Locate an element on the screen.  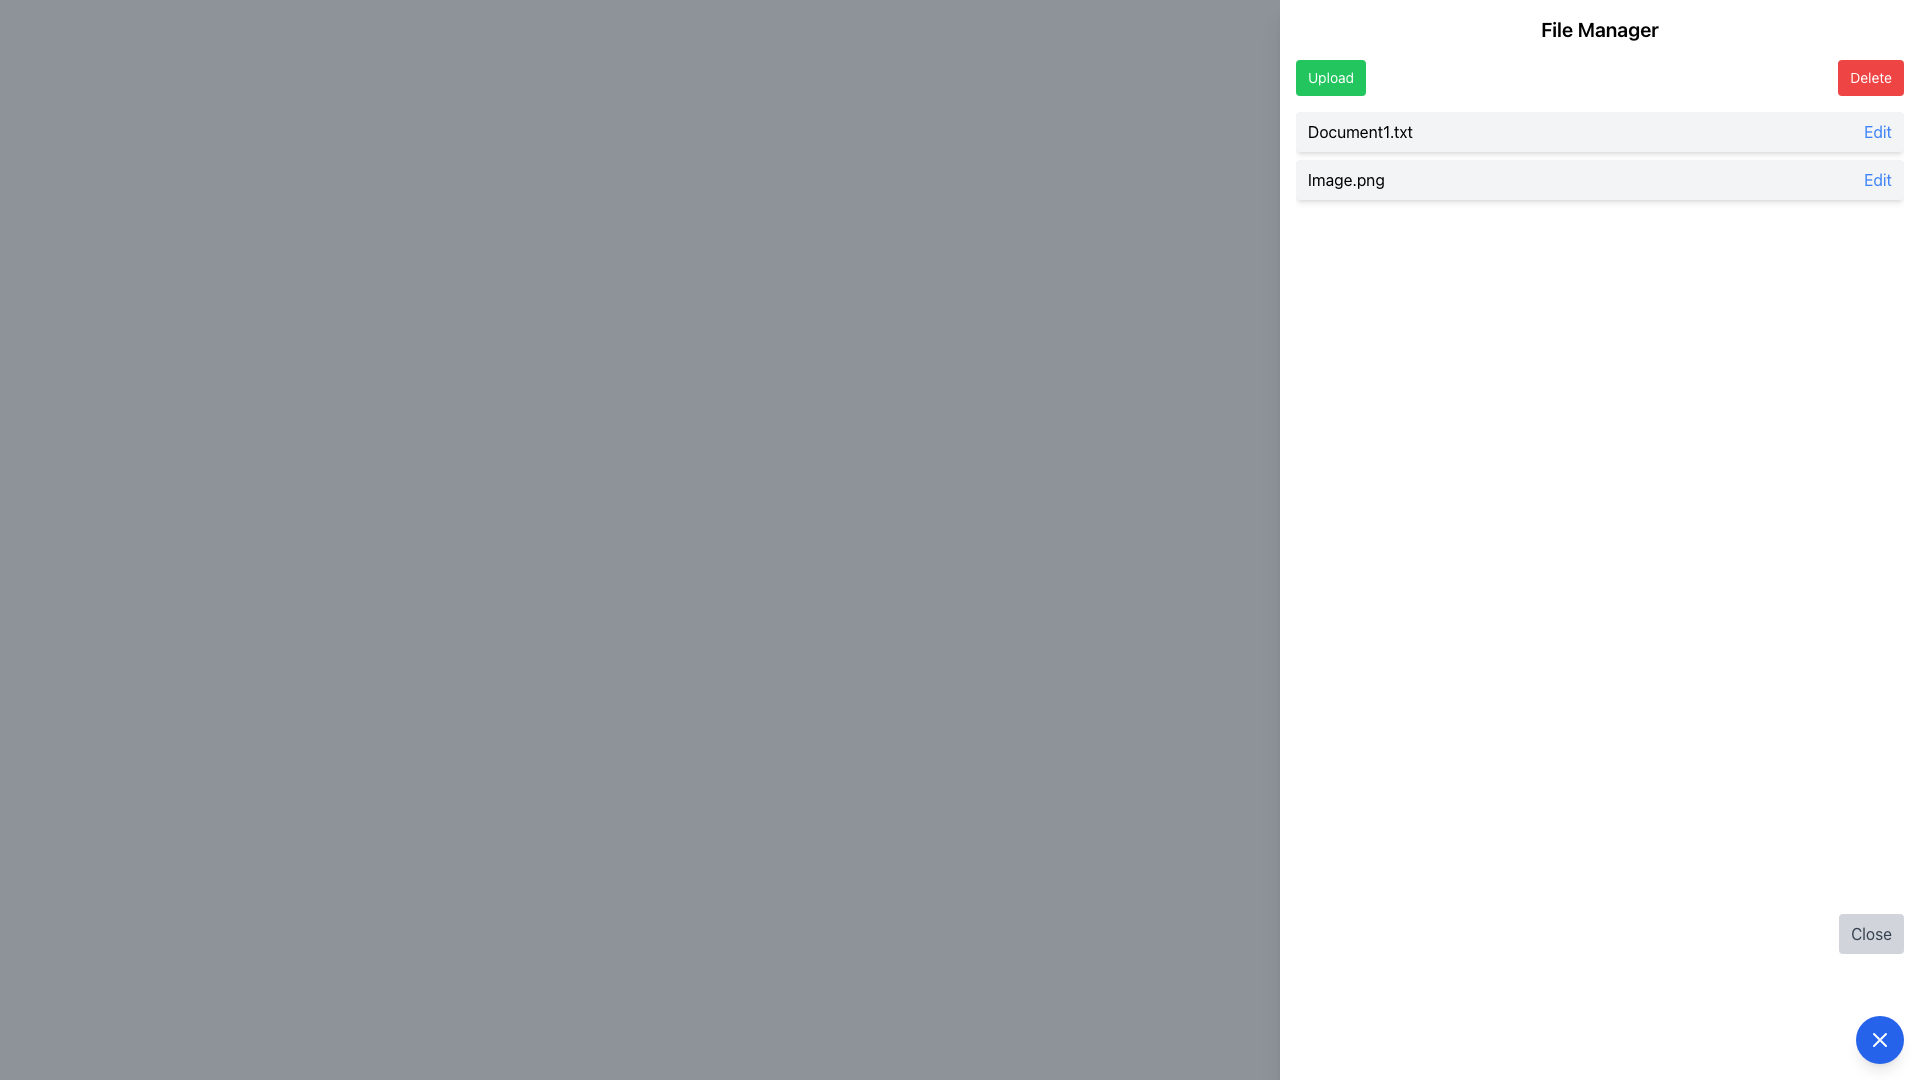
the 'Close' button located at the bottom-right of the interface is located at coordinates (1870, 933).